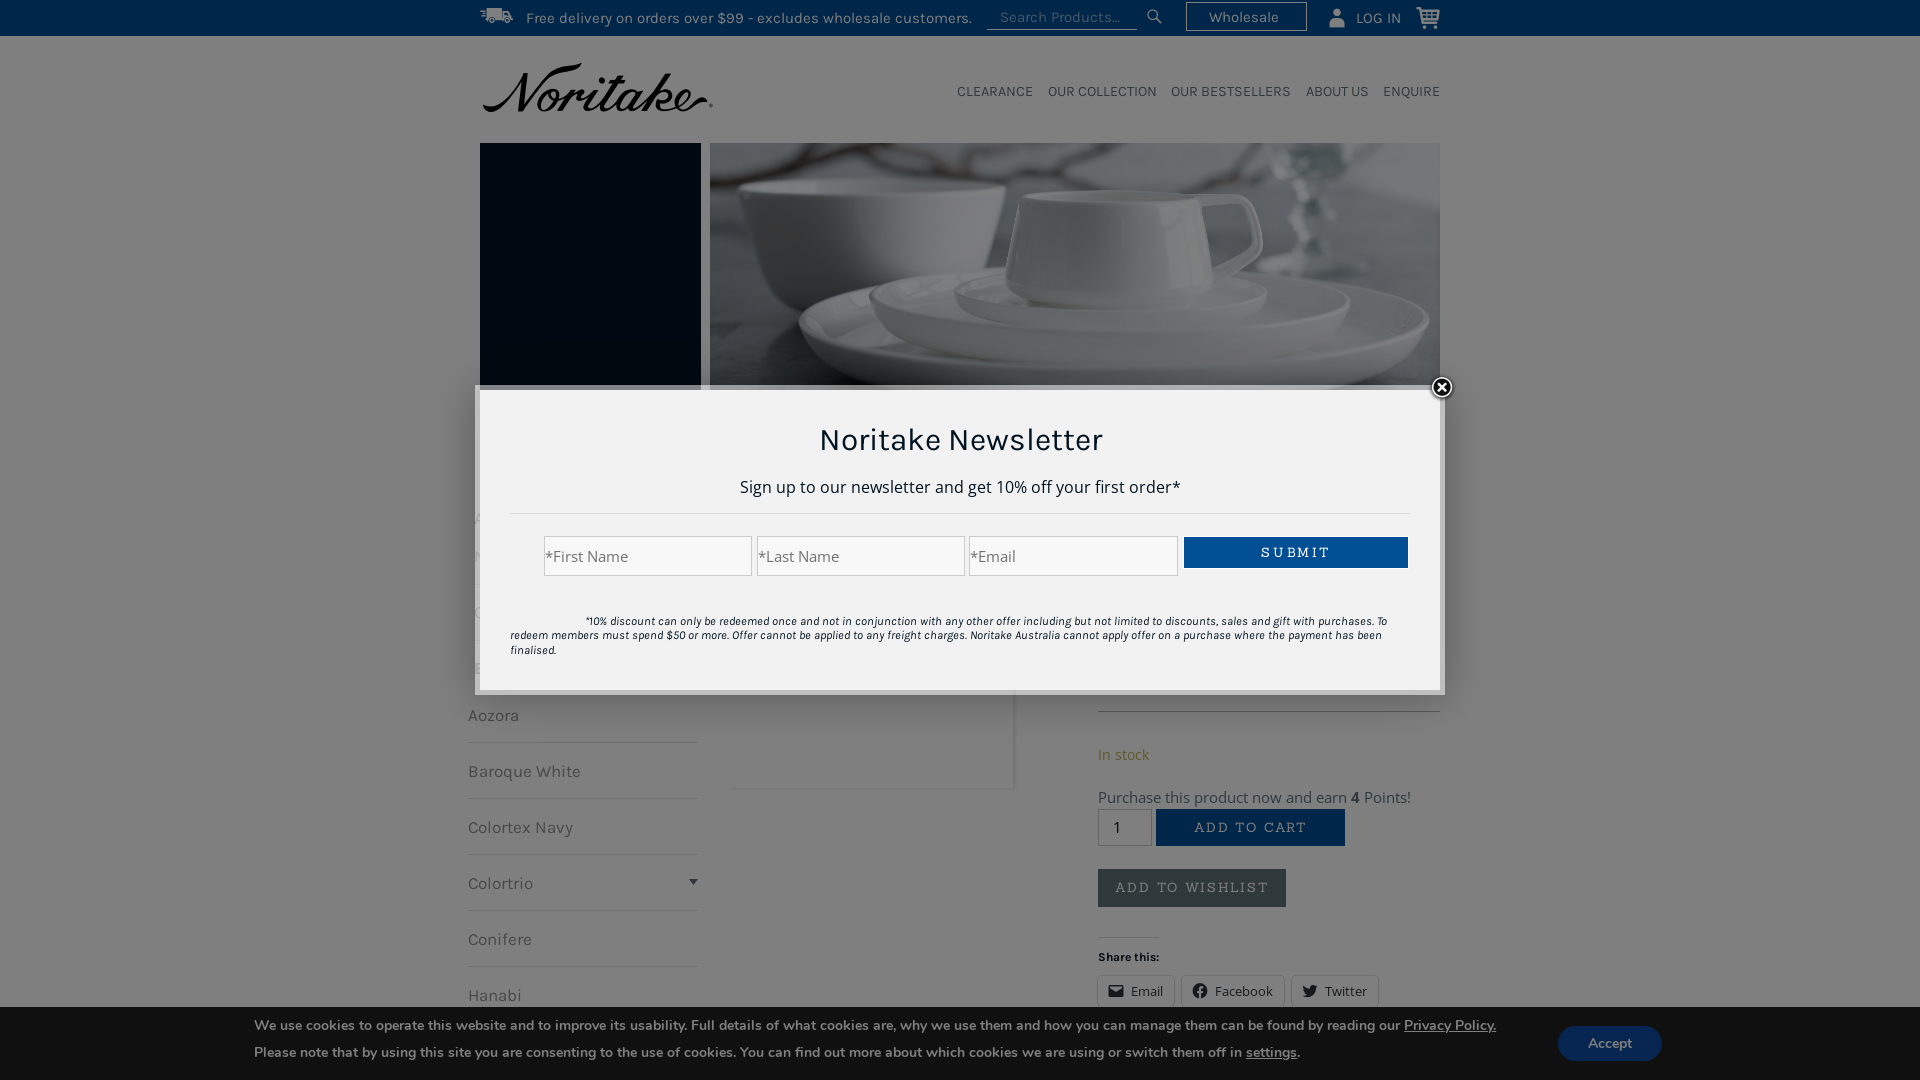  I want to click on 'Privacy Policy.', so click(1449, 1025).